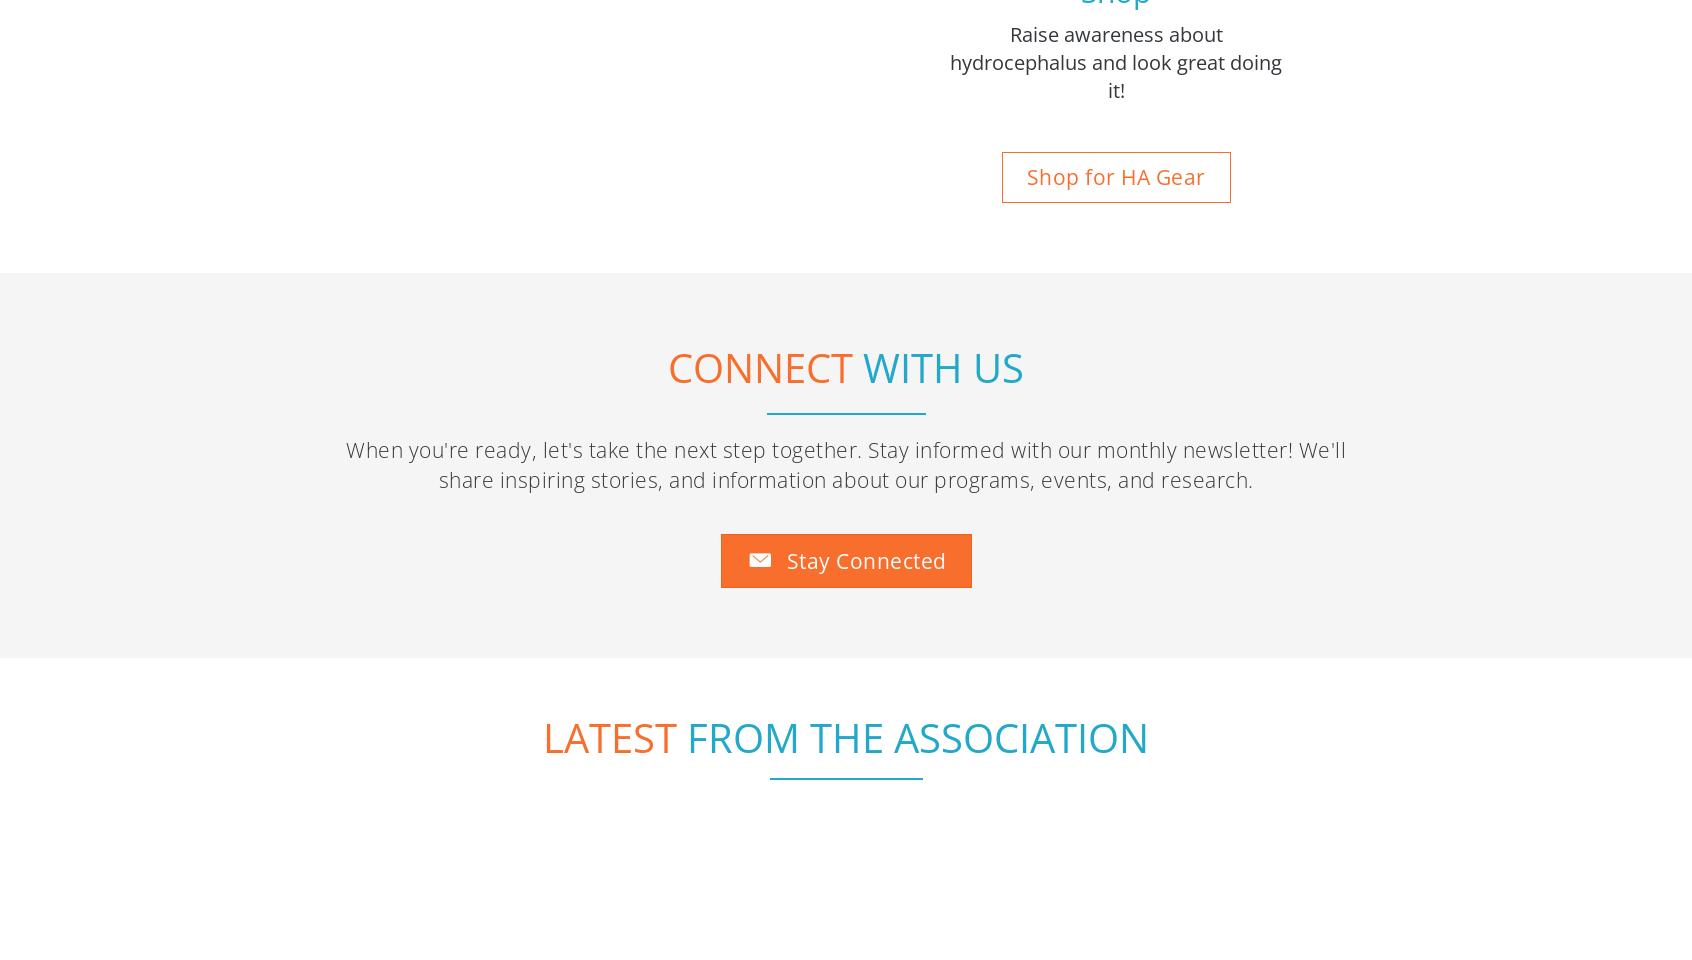  Describe the element at coordinates (345, 208) in the screenshot. I see `'When you're ready, let's take the next step together. Stay informed with our monthly newsletter! We'll share inspiring stories, and information about our programs, events, and research.'` at that location.